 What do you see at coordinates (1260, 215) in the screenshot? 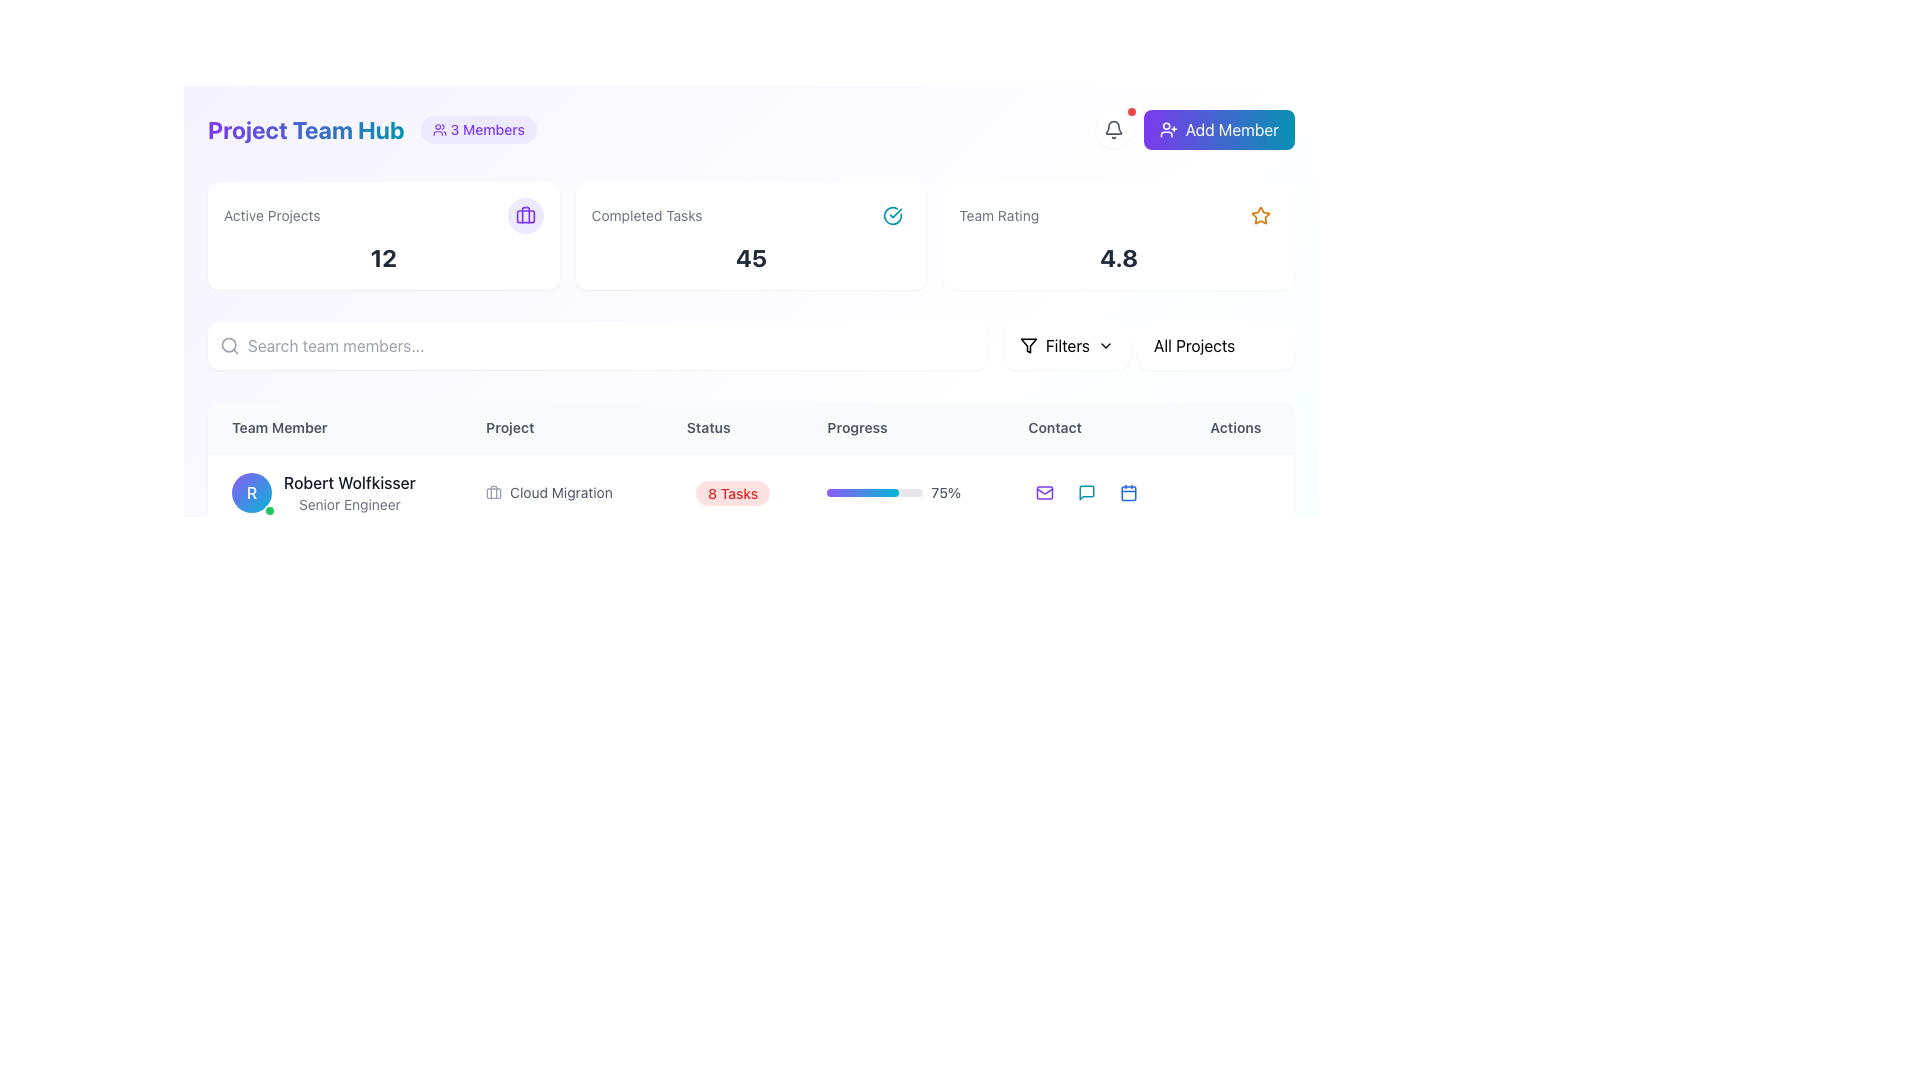
I see `the star icon representing the team rating, which is located near the top-right of the application interface, next to the rating value '4.8'` at bounding box center [1260, 215].